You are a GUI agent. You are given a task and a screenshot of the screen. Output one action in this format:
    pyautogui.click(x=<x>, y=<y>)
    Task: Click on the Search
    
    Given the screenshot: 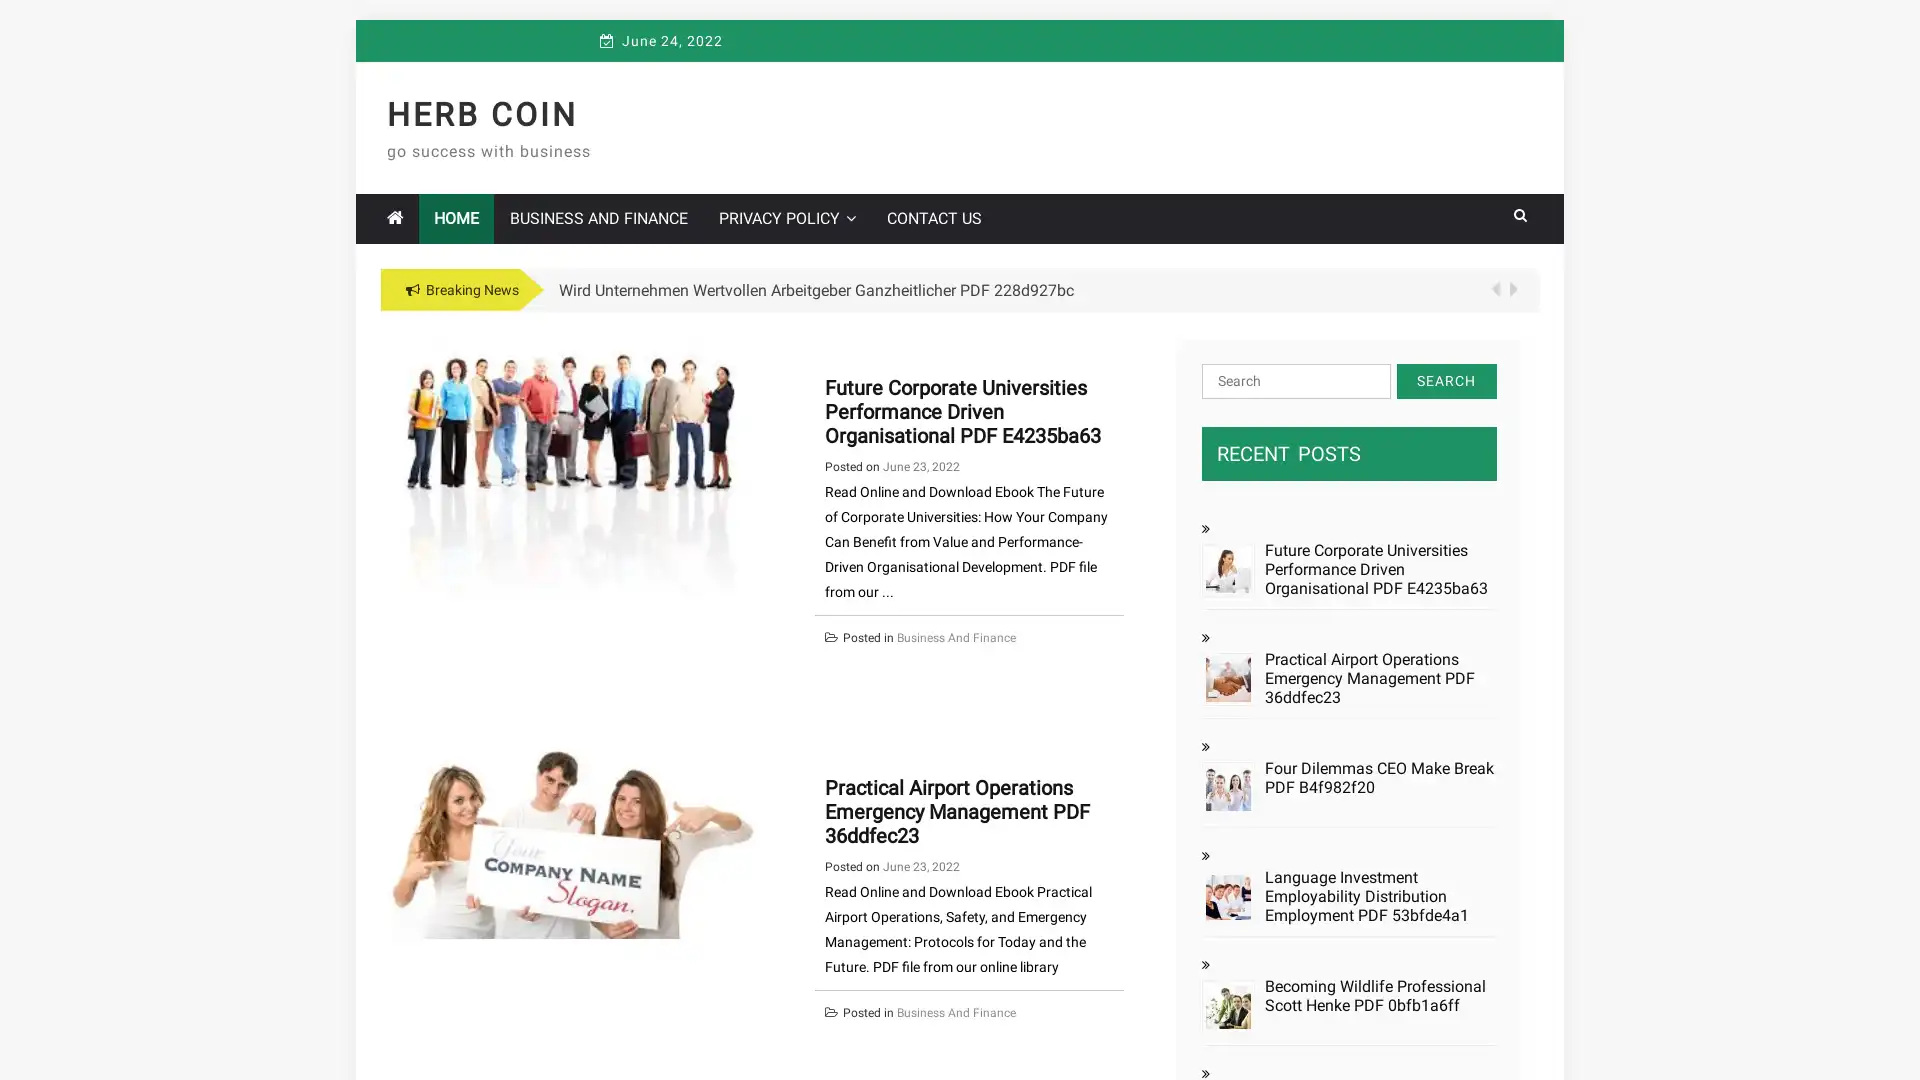 What is the action you would take?
    pyautogui.click(x=1445, y=380)
    